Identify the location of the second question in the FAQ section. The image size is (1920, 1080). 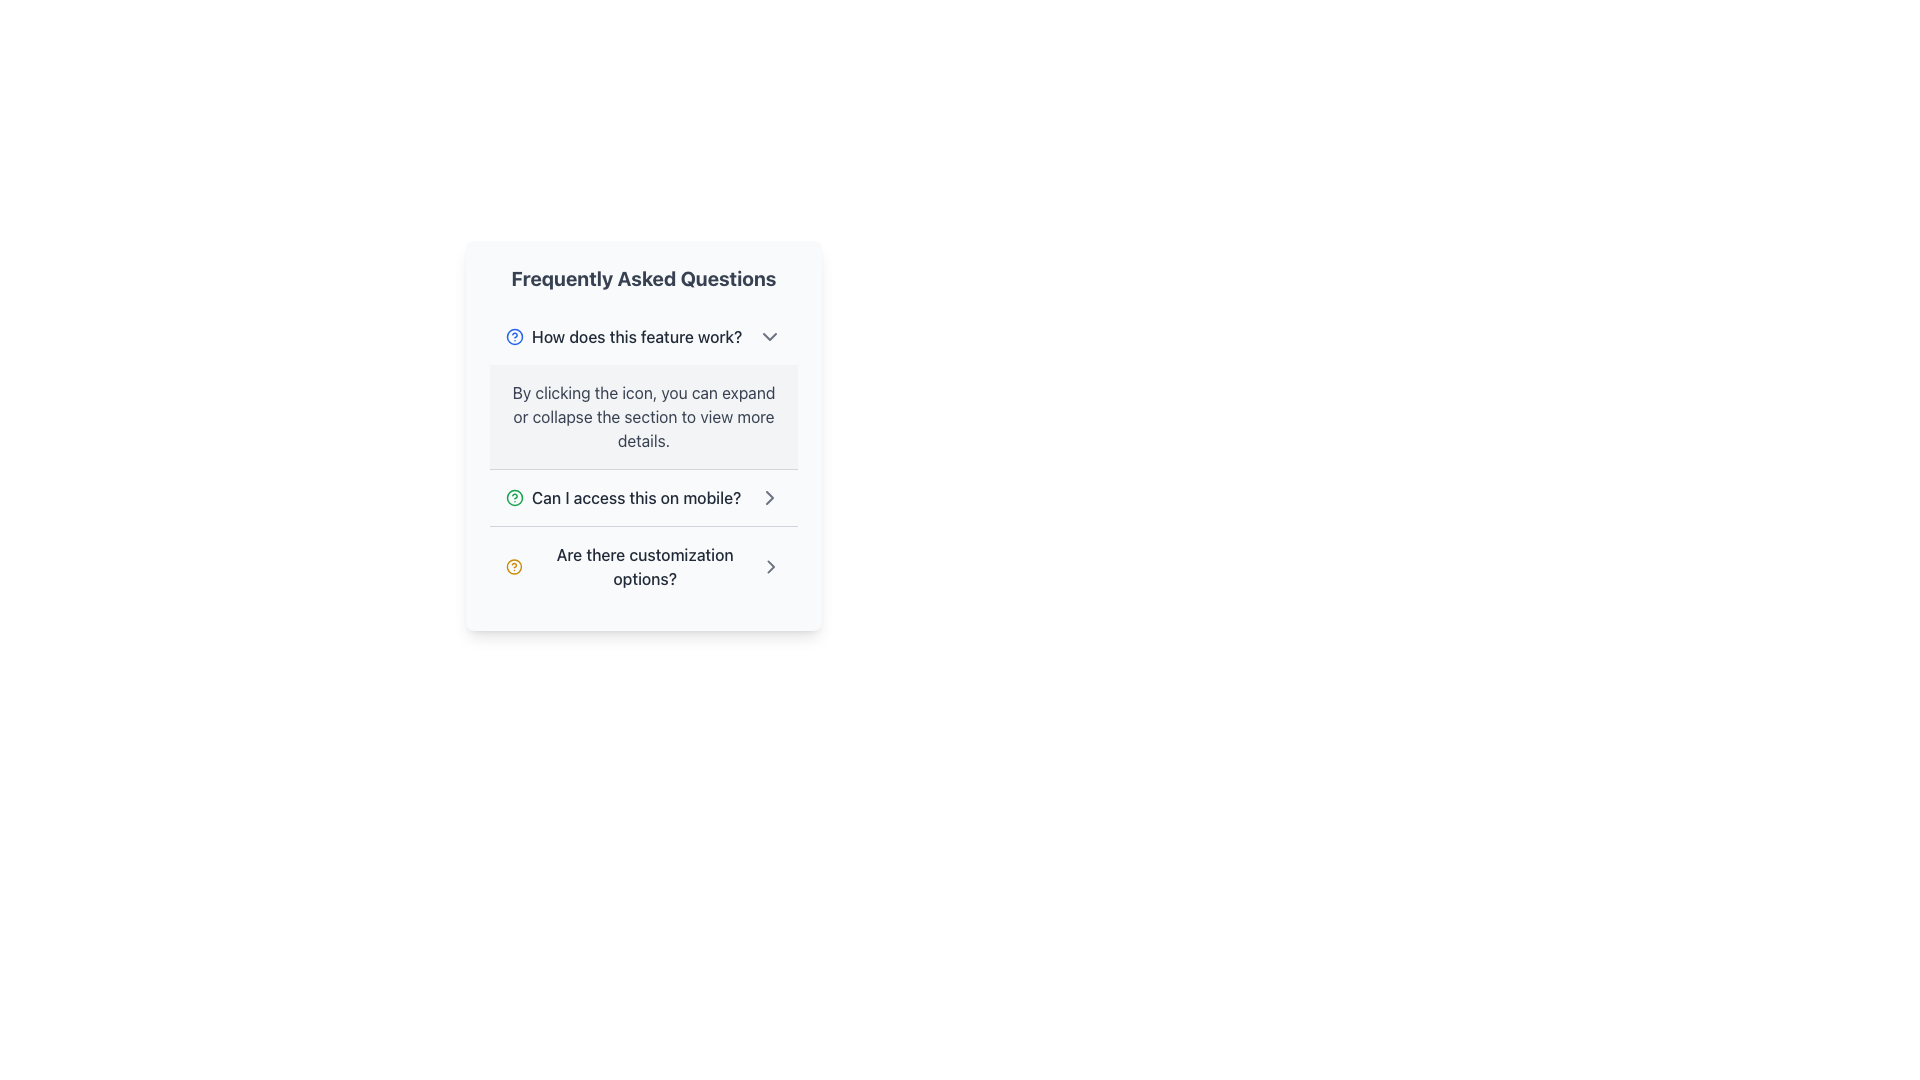
(643, 496).